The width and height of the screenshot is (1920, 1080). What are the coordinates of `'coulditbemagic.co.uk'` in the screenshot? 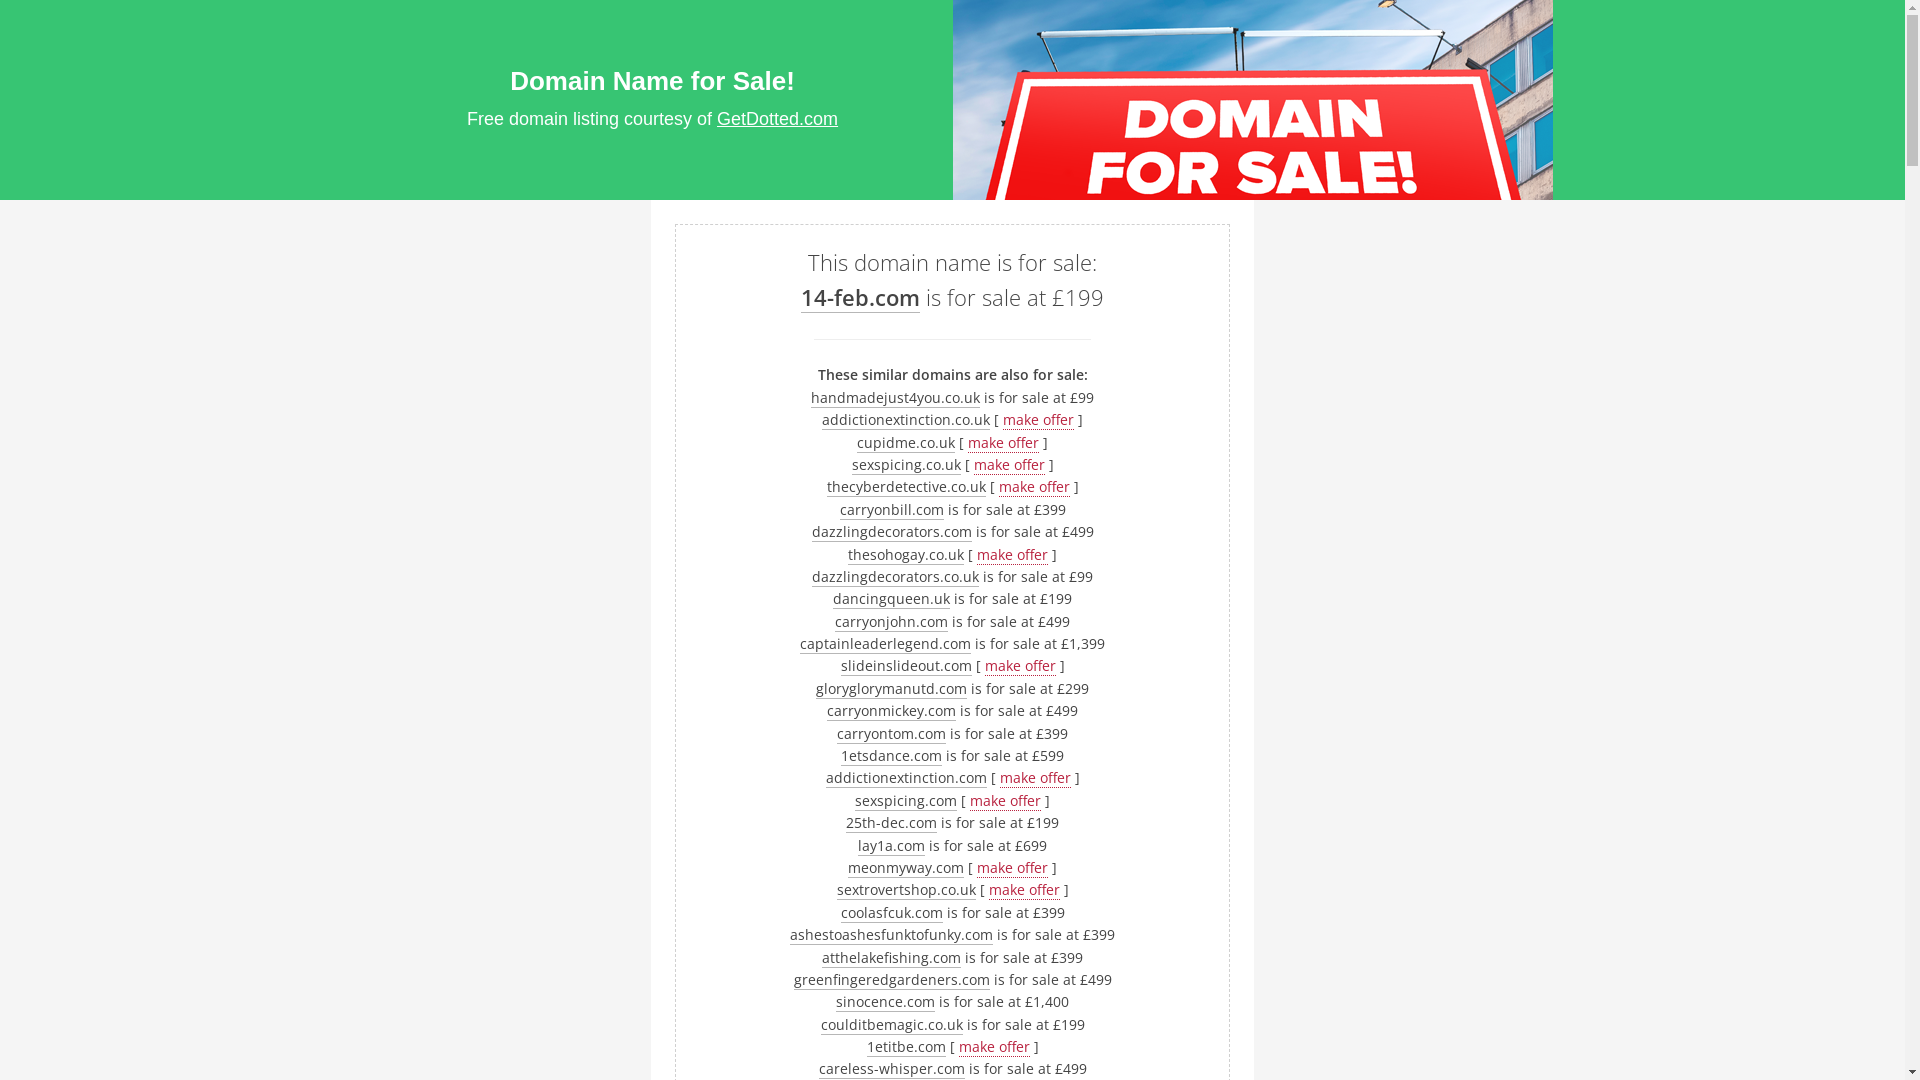 It's located at (890, 1025).